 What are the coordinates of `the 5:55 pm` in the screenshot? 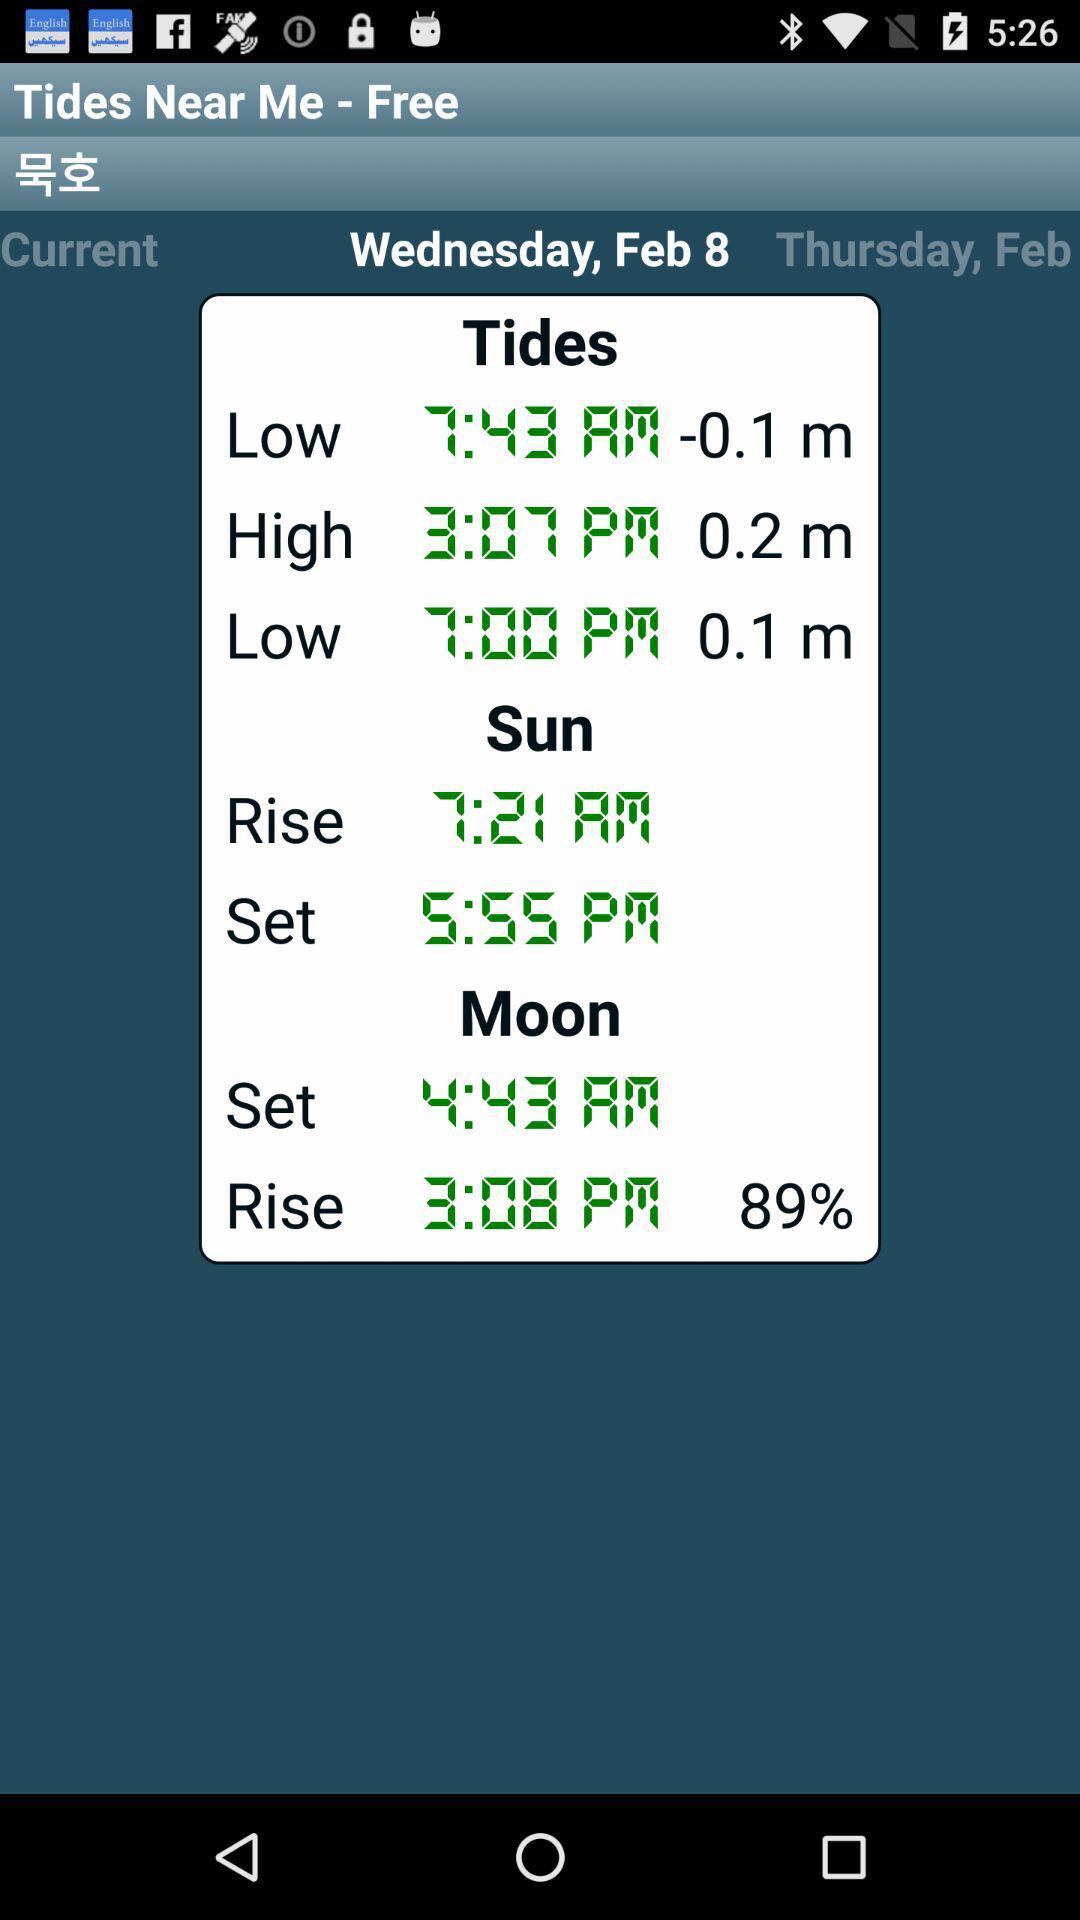 It's located at (540, 916).